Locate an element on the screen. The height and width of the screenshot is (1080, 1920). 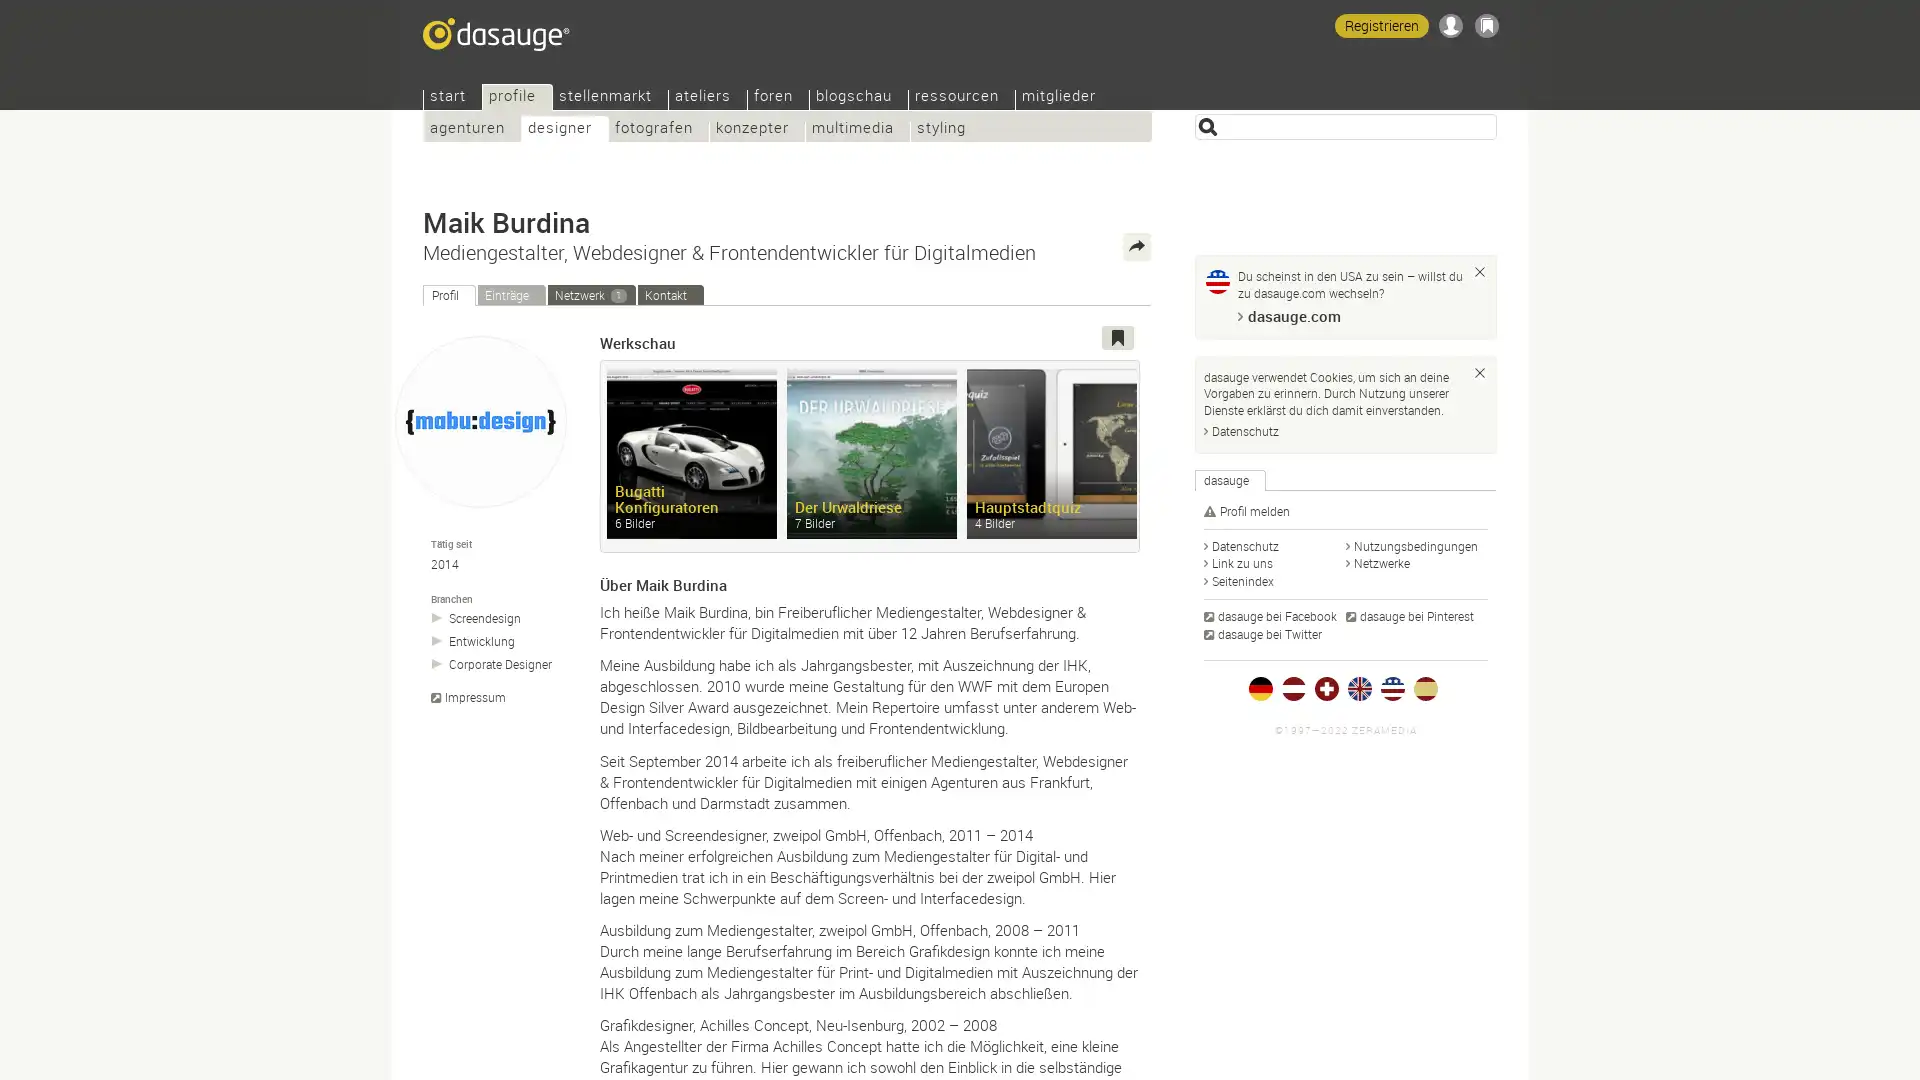
Auf den Merkzettel is located at coordinates (1117, 337).